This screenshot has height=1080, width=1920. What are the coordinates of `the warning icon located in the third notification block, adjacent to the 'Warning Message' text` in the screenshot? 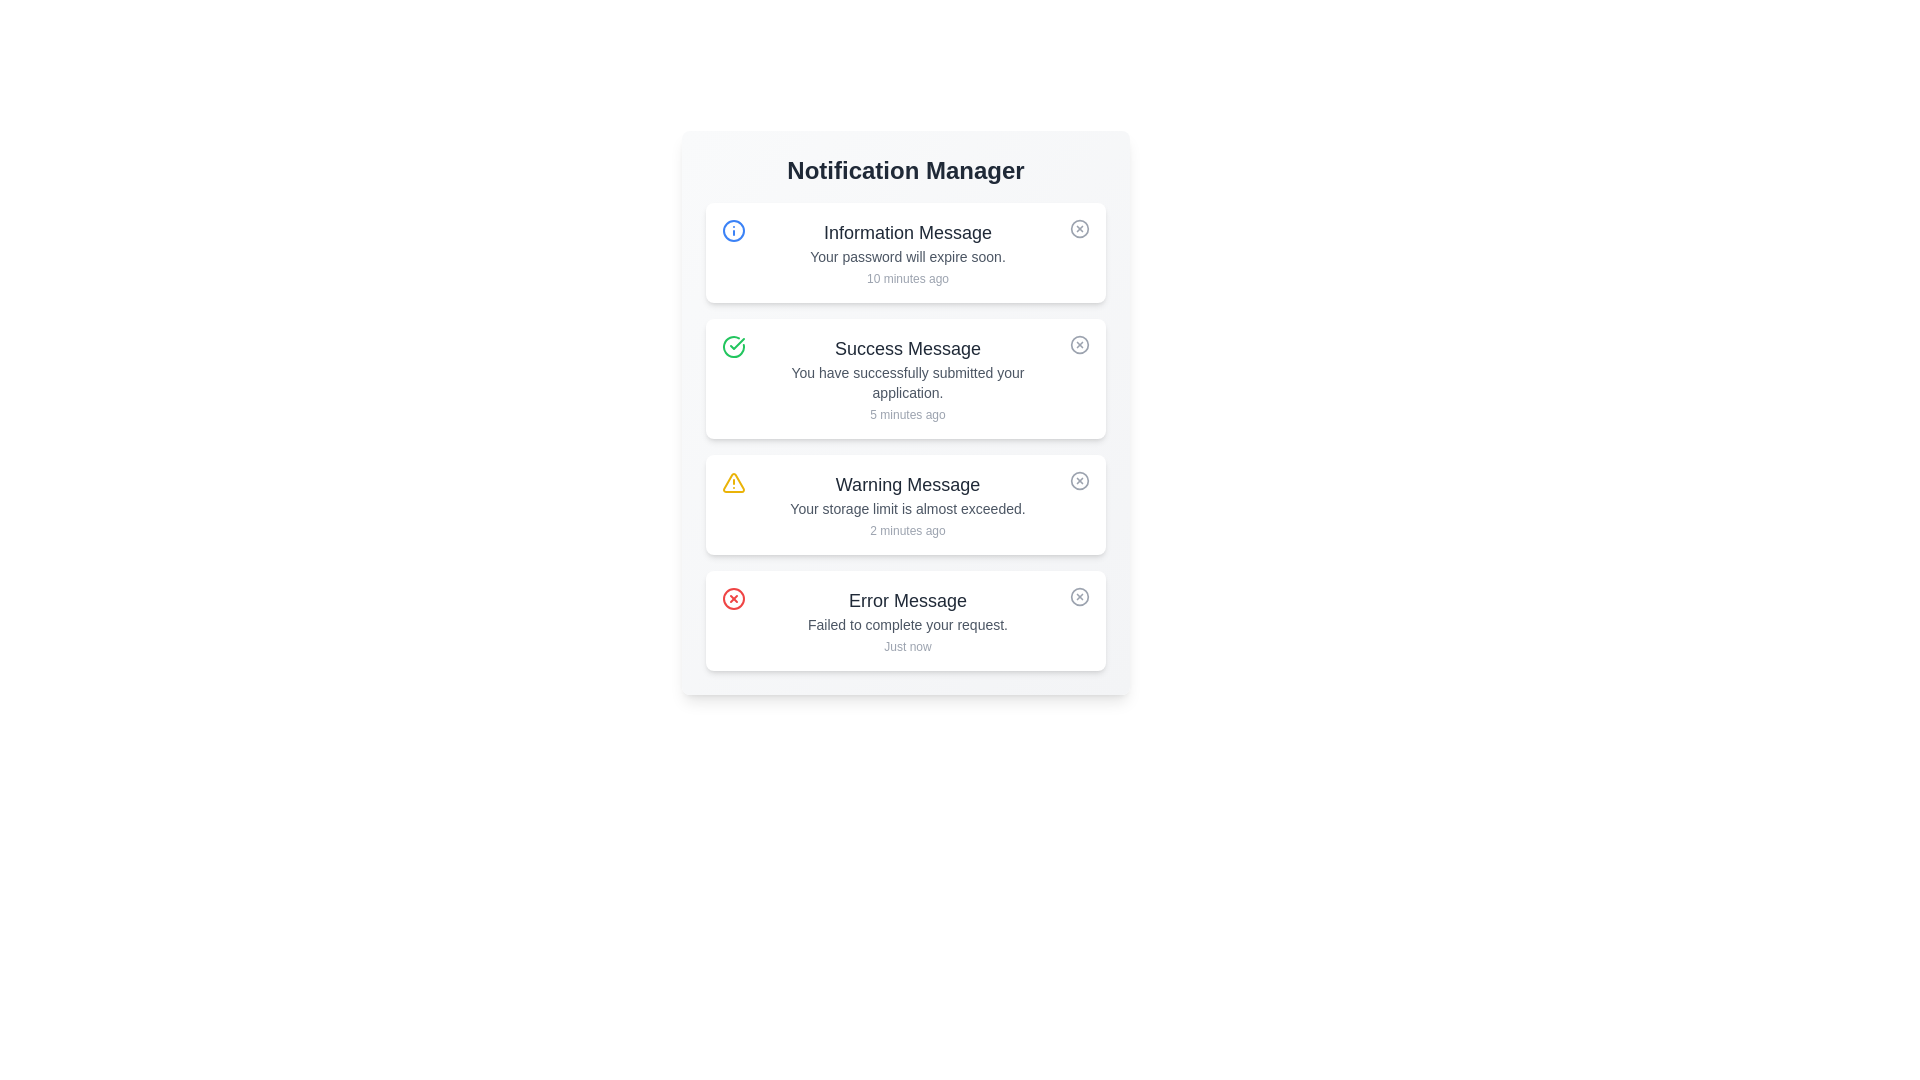 It's located at (733, 482).